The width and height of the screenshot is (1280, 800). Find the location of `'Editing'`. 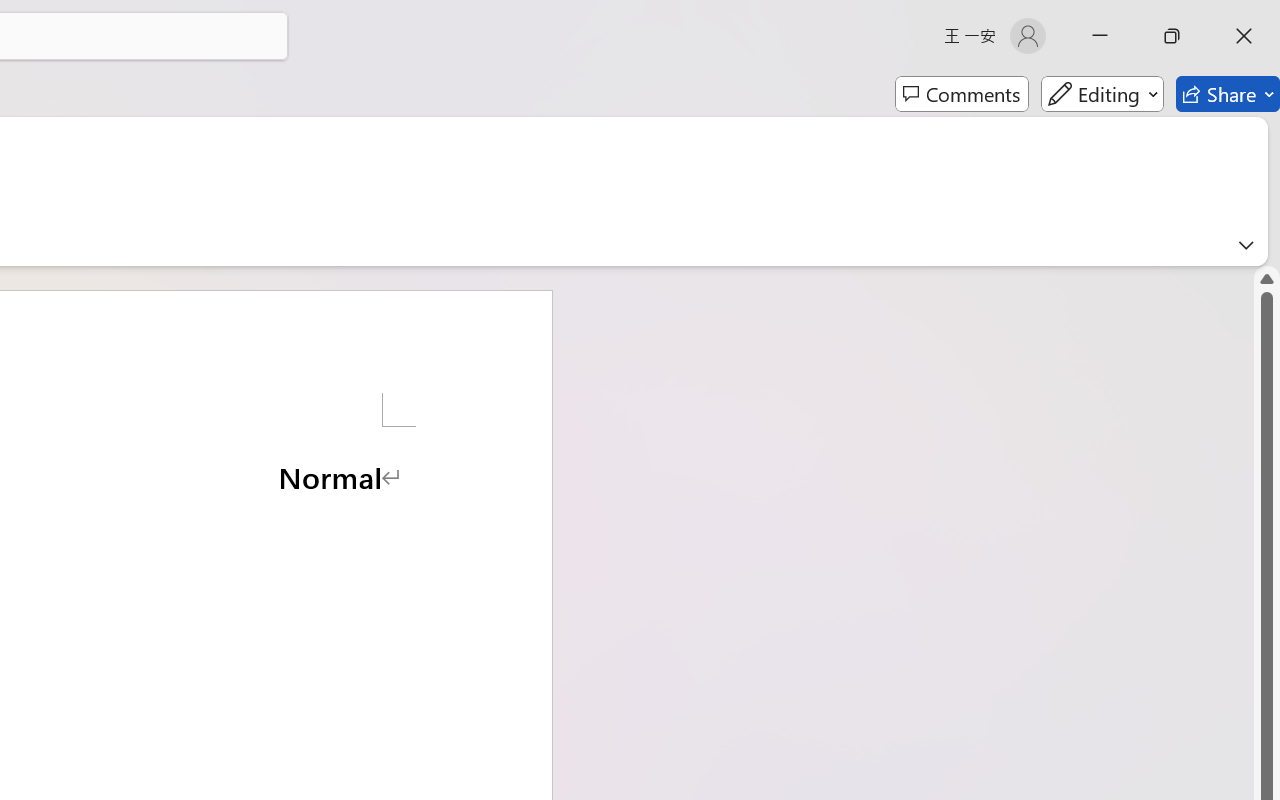

'Editing' is located at coordinates (1101, 94).